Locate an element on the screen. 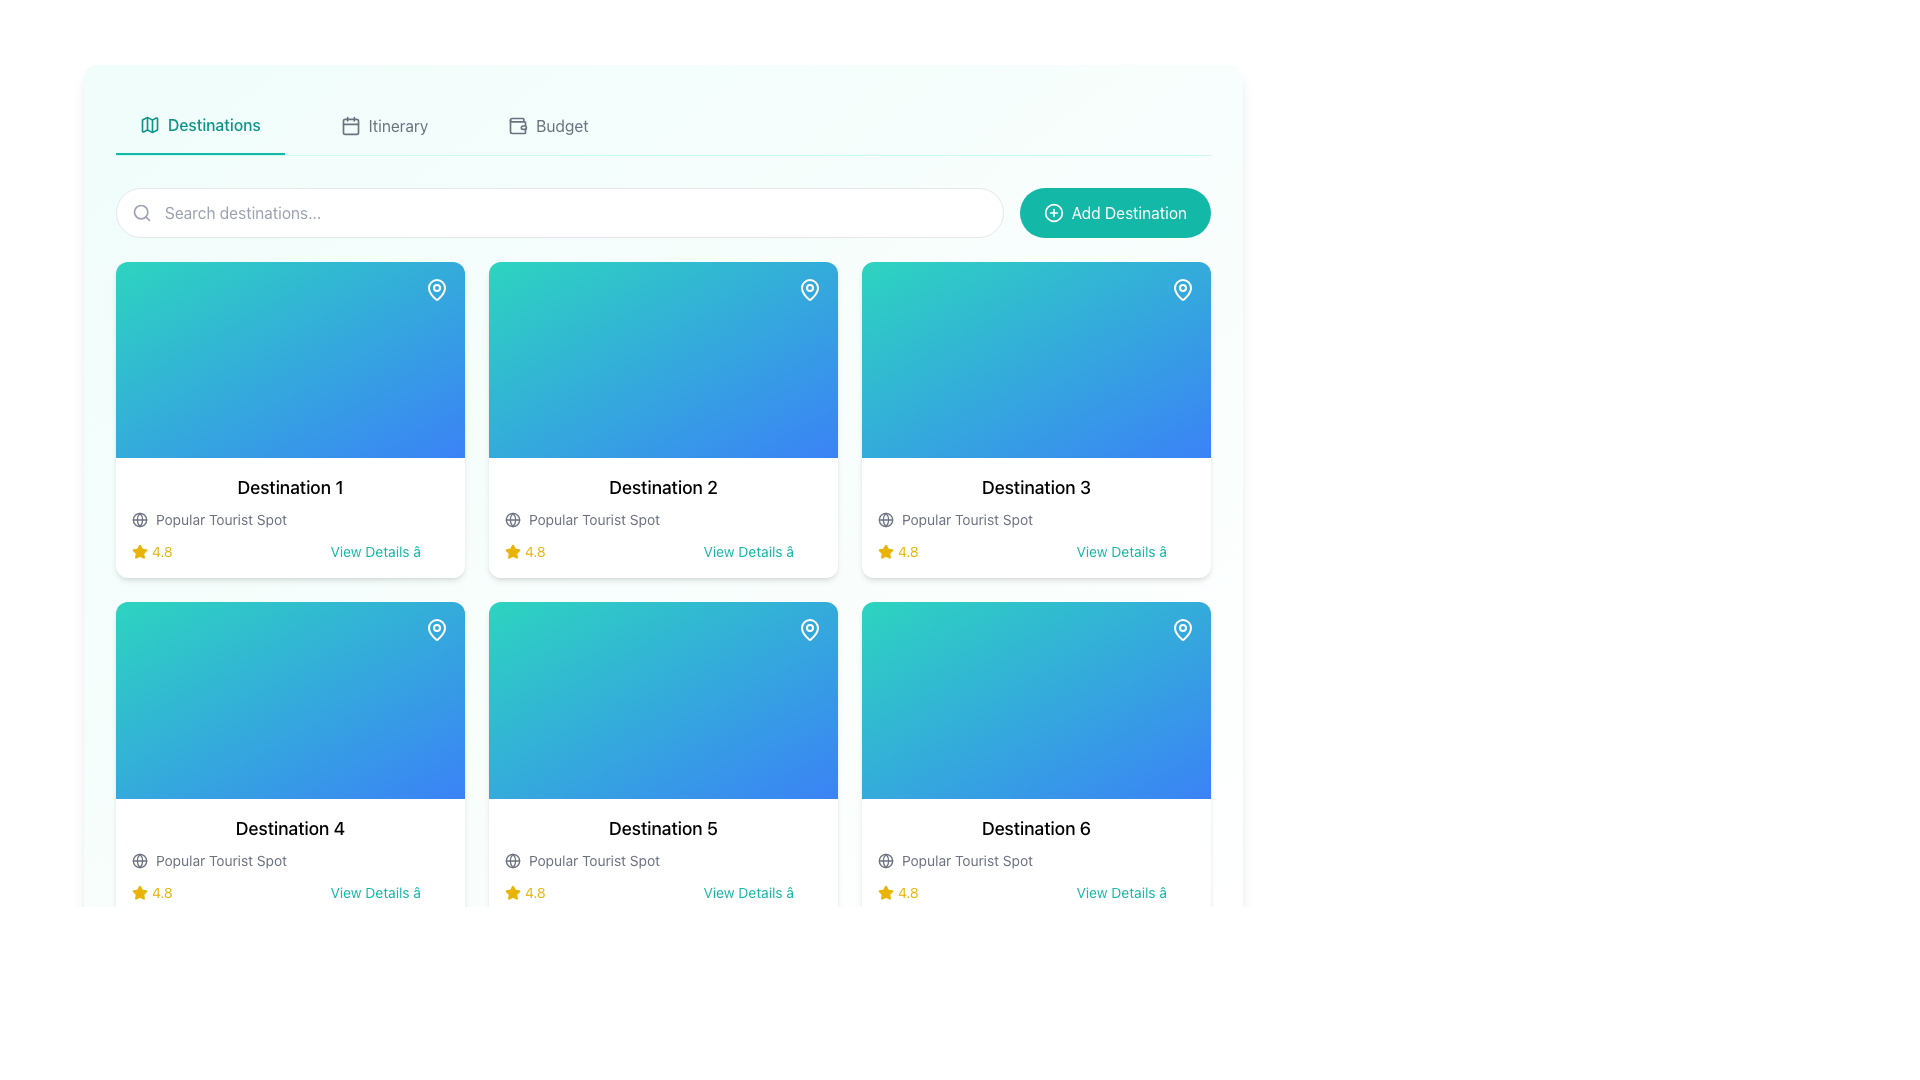 The width and height of the screenshot is (1920, 1080). the yellow star-shaped icon indicating a rating feature, which is located in the lower left section of the Destination 4 card, adjacent to the numeric text label '4.8' is located at coordinates (138, 890).